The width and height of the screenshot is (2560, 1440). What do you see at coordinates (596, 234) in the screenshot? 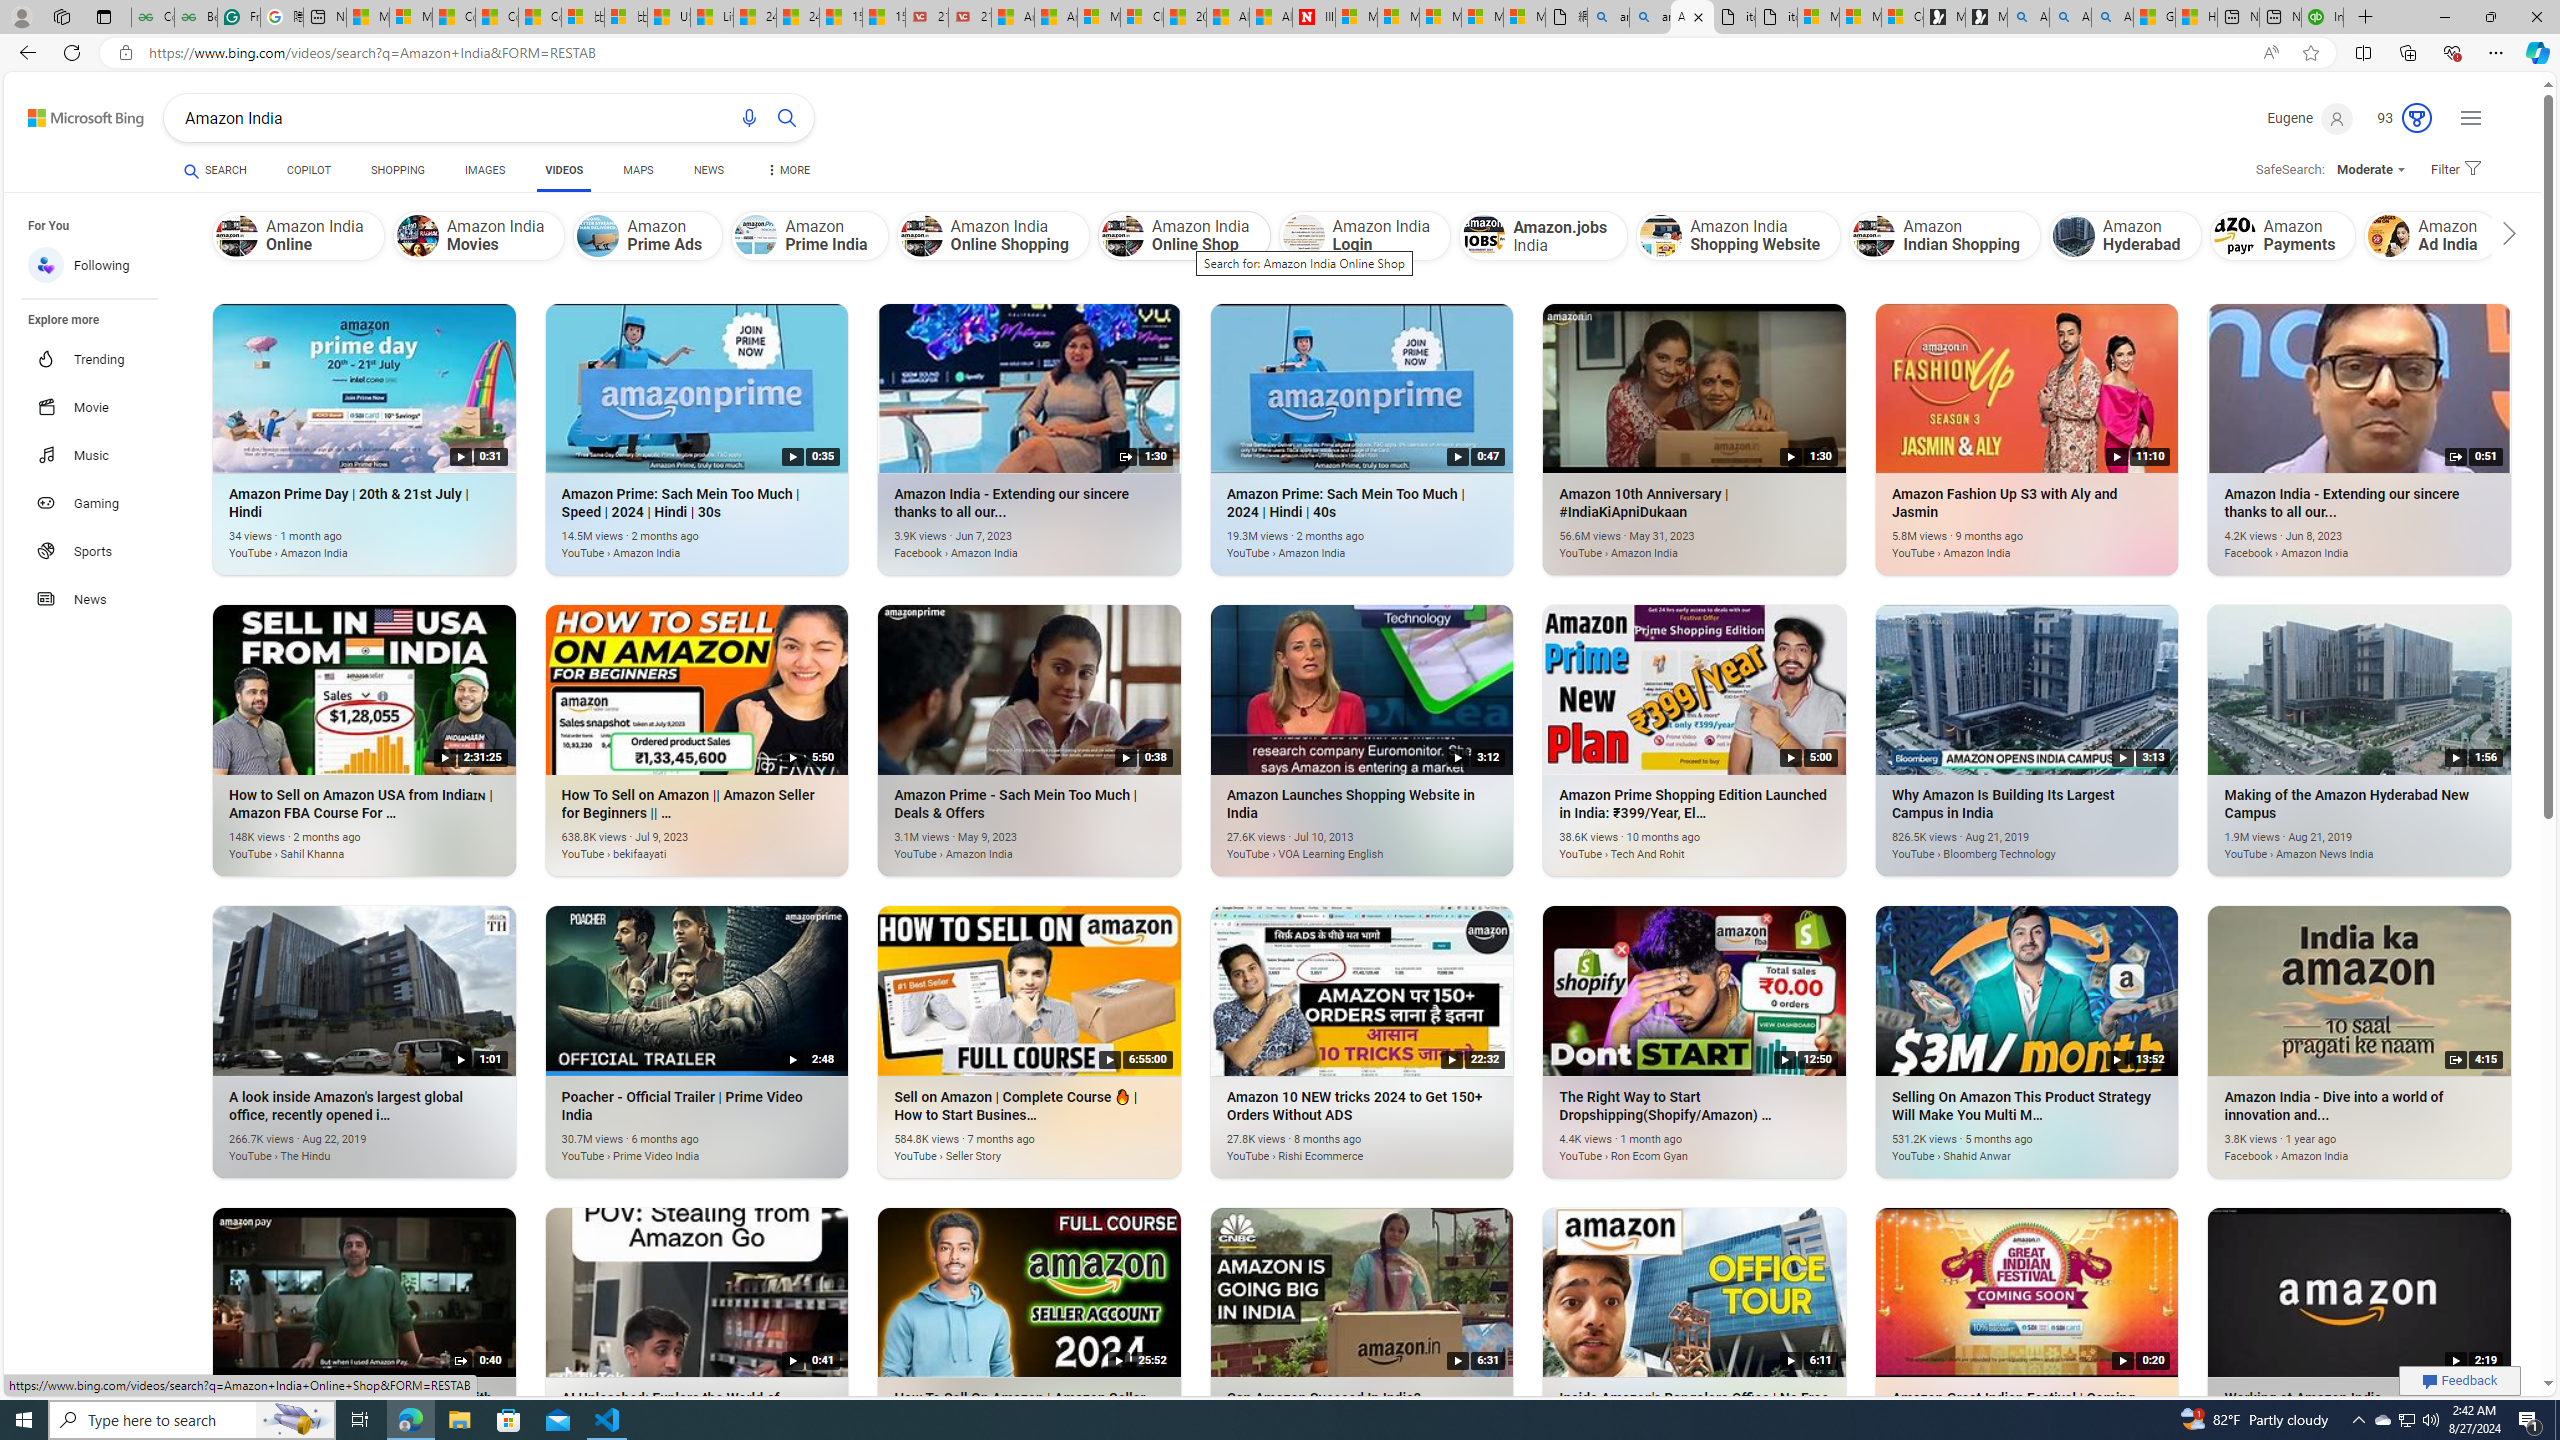
I see `'Amazon Prime Ads'` at bounding box center [596, 234].